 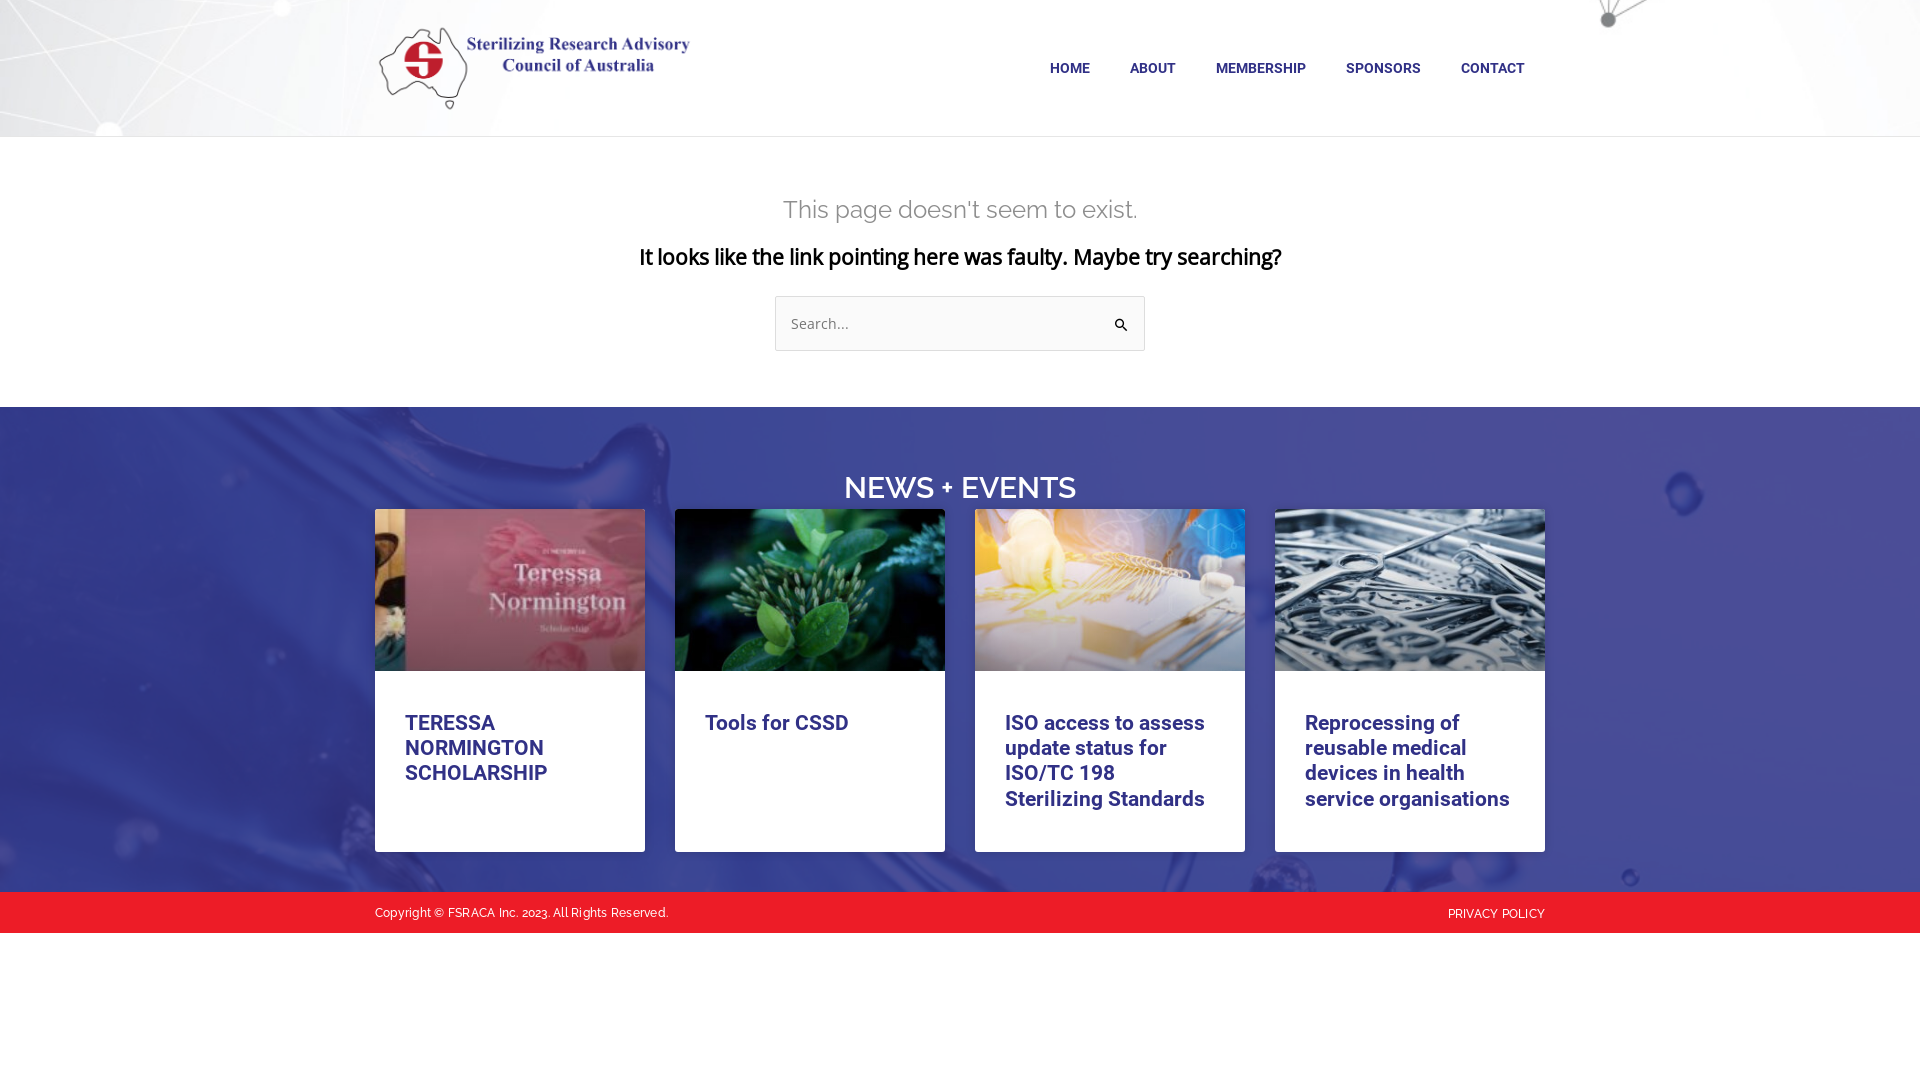 I want to click on 'HOME', so click(x=1030, y=67).